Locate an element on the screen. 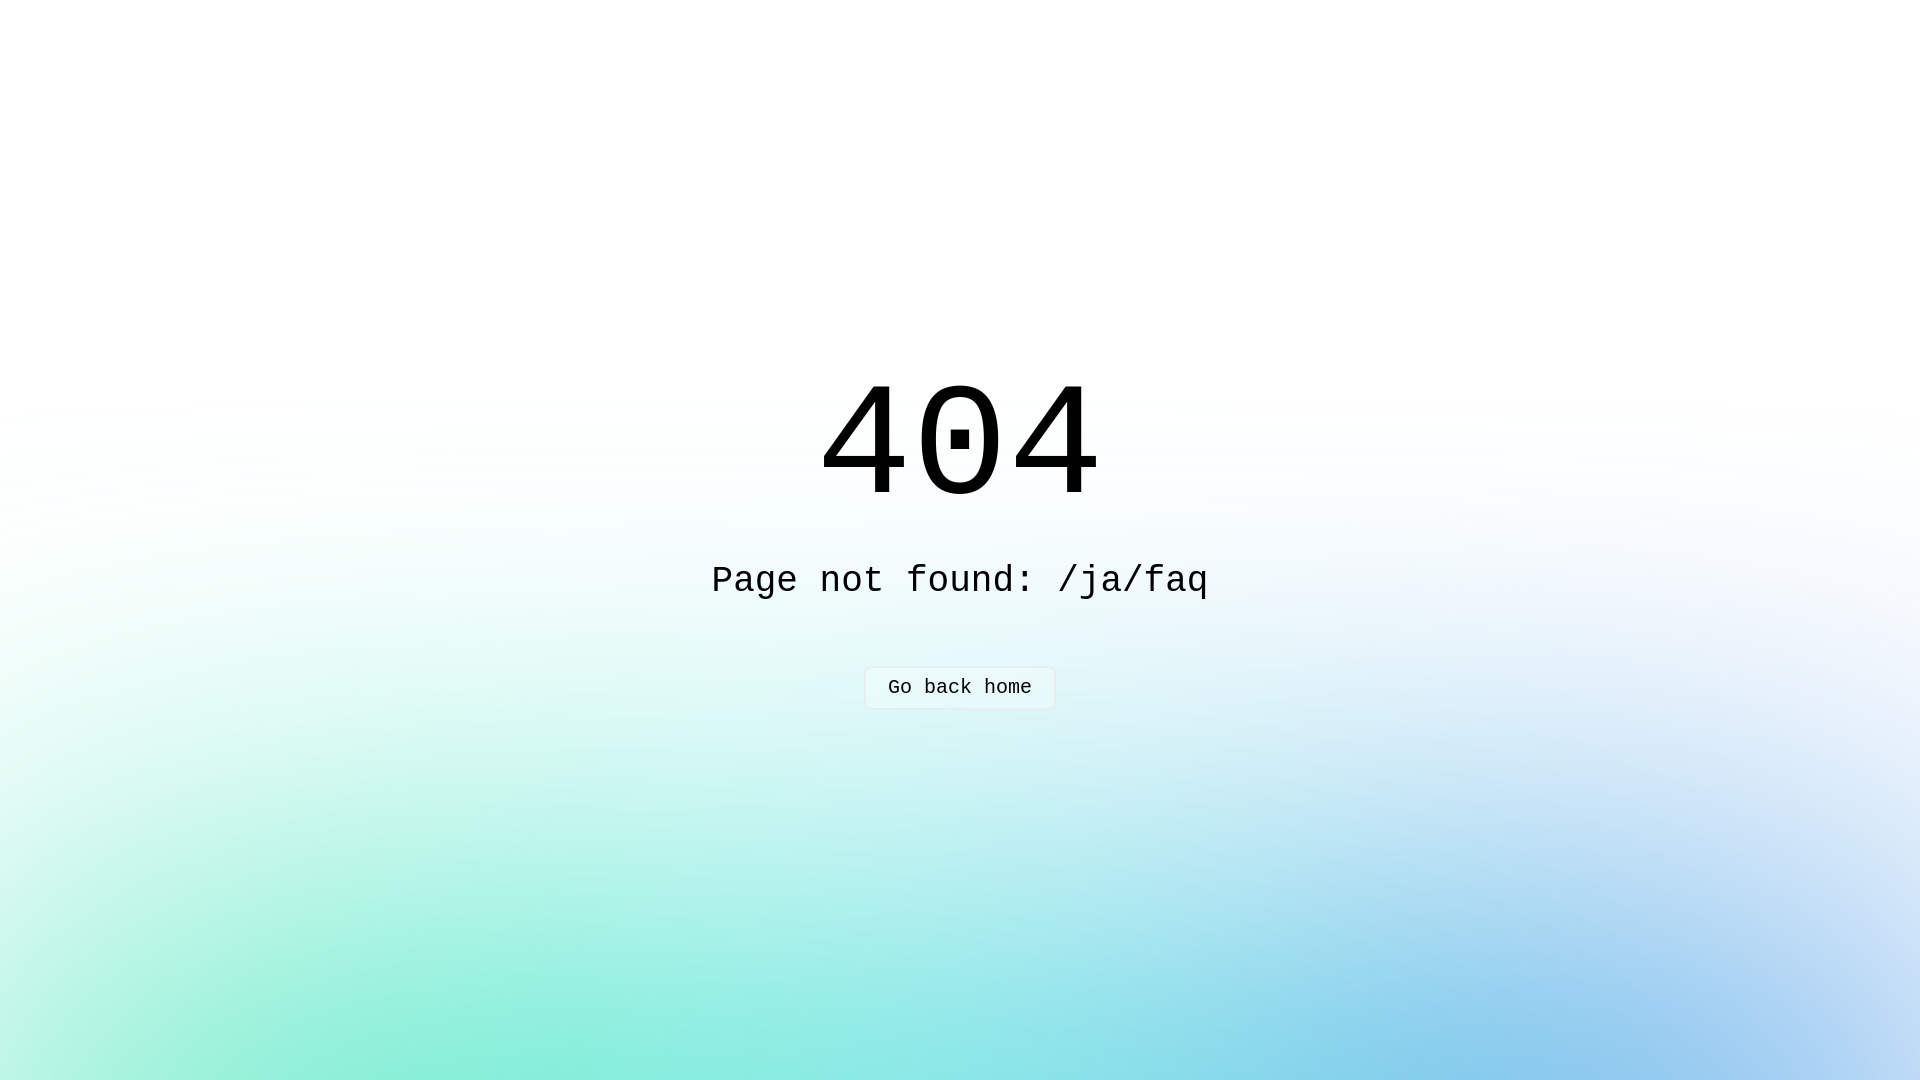 This screenshot has width=1920, height=1080. 'Go back home' is located at coordinates (960, 686).